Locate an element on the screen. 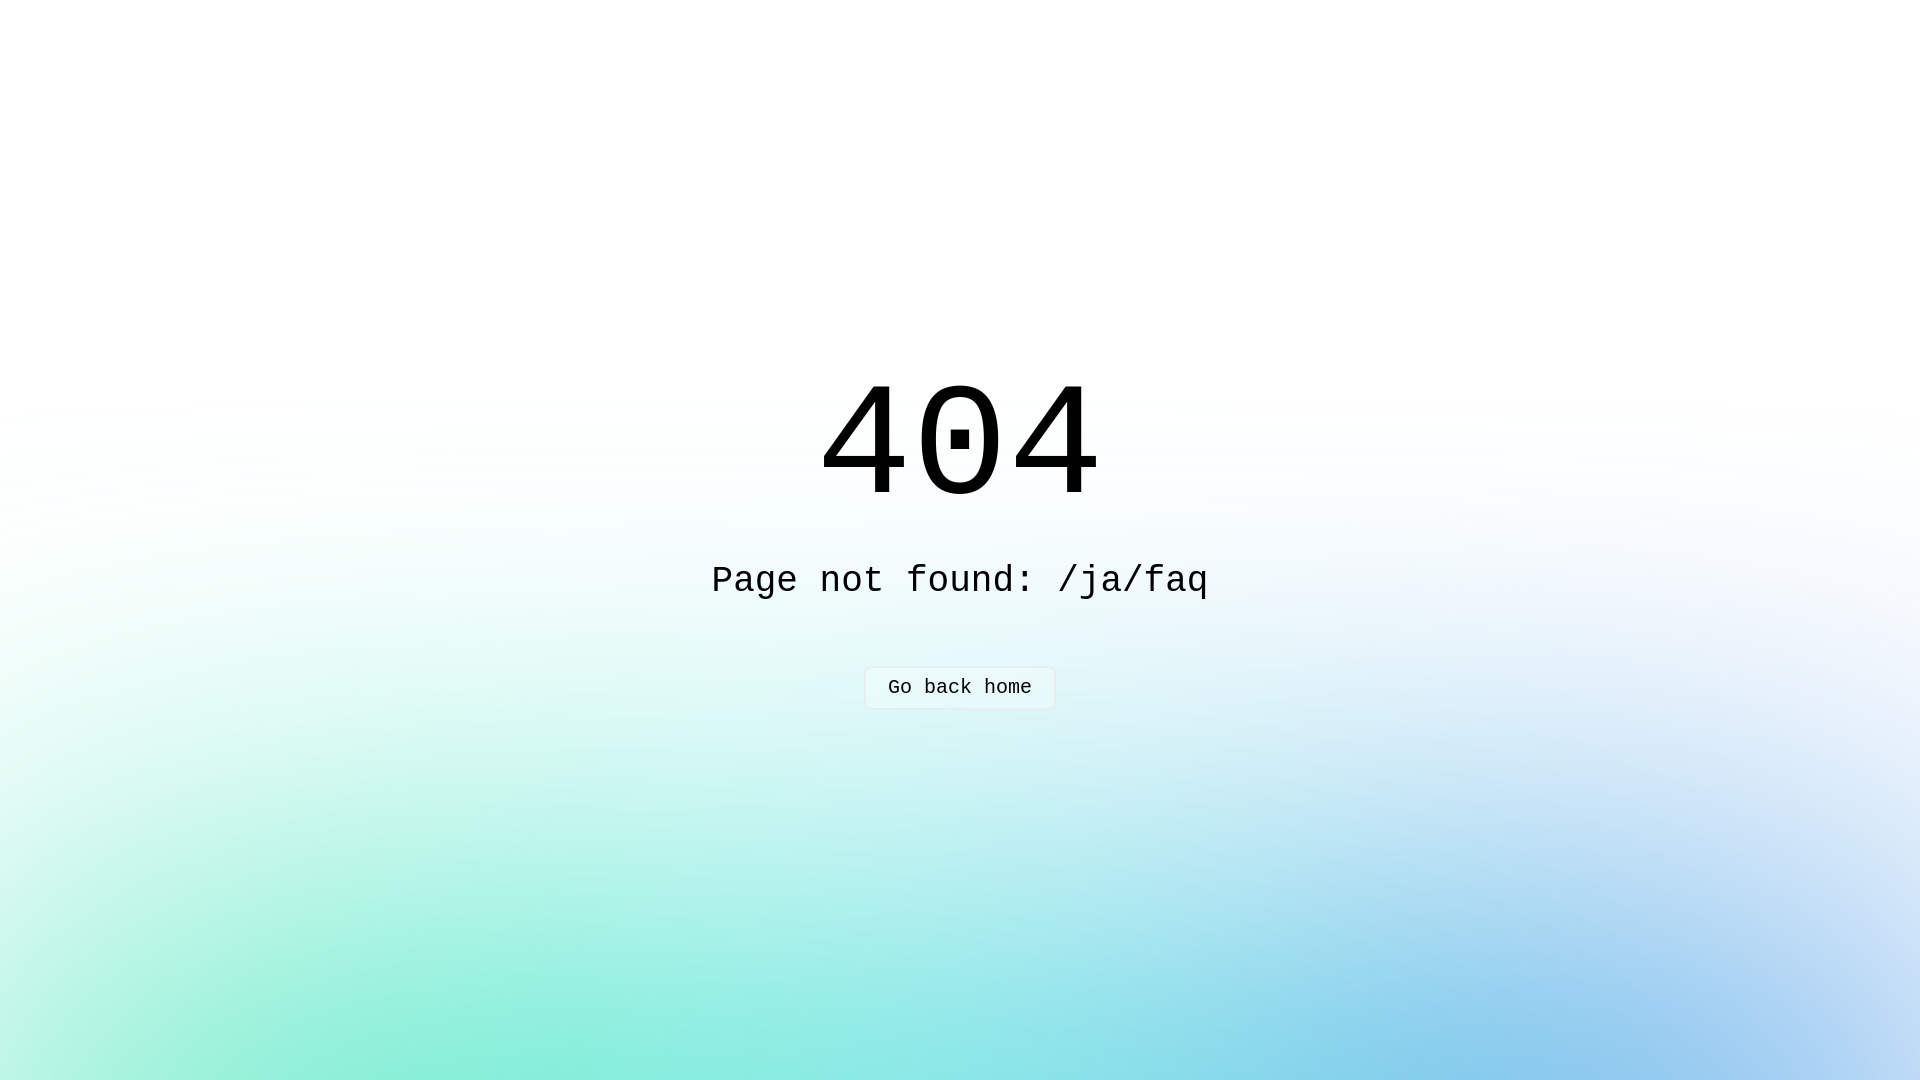 This screenshot has width=1920, height=1080. 'Go back home' is located at coordinates (960, 686).